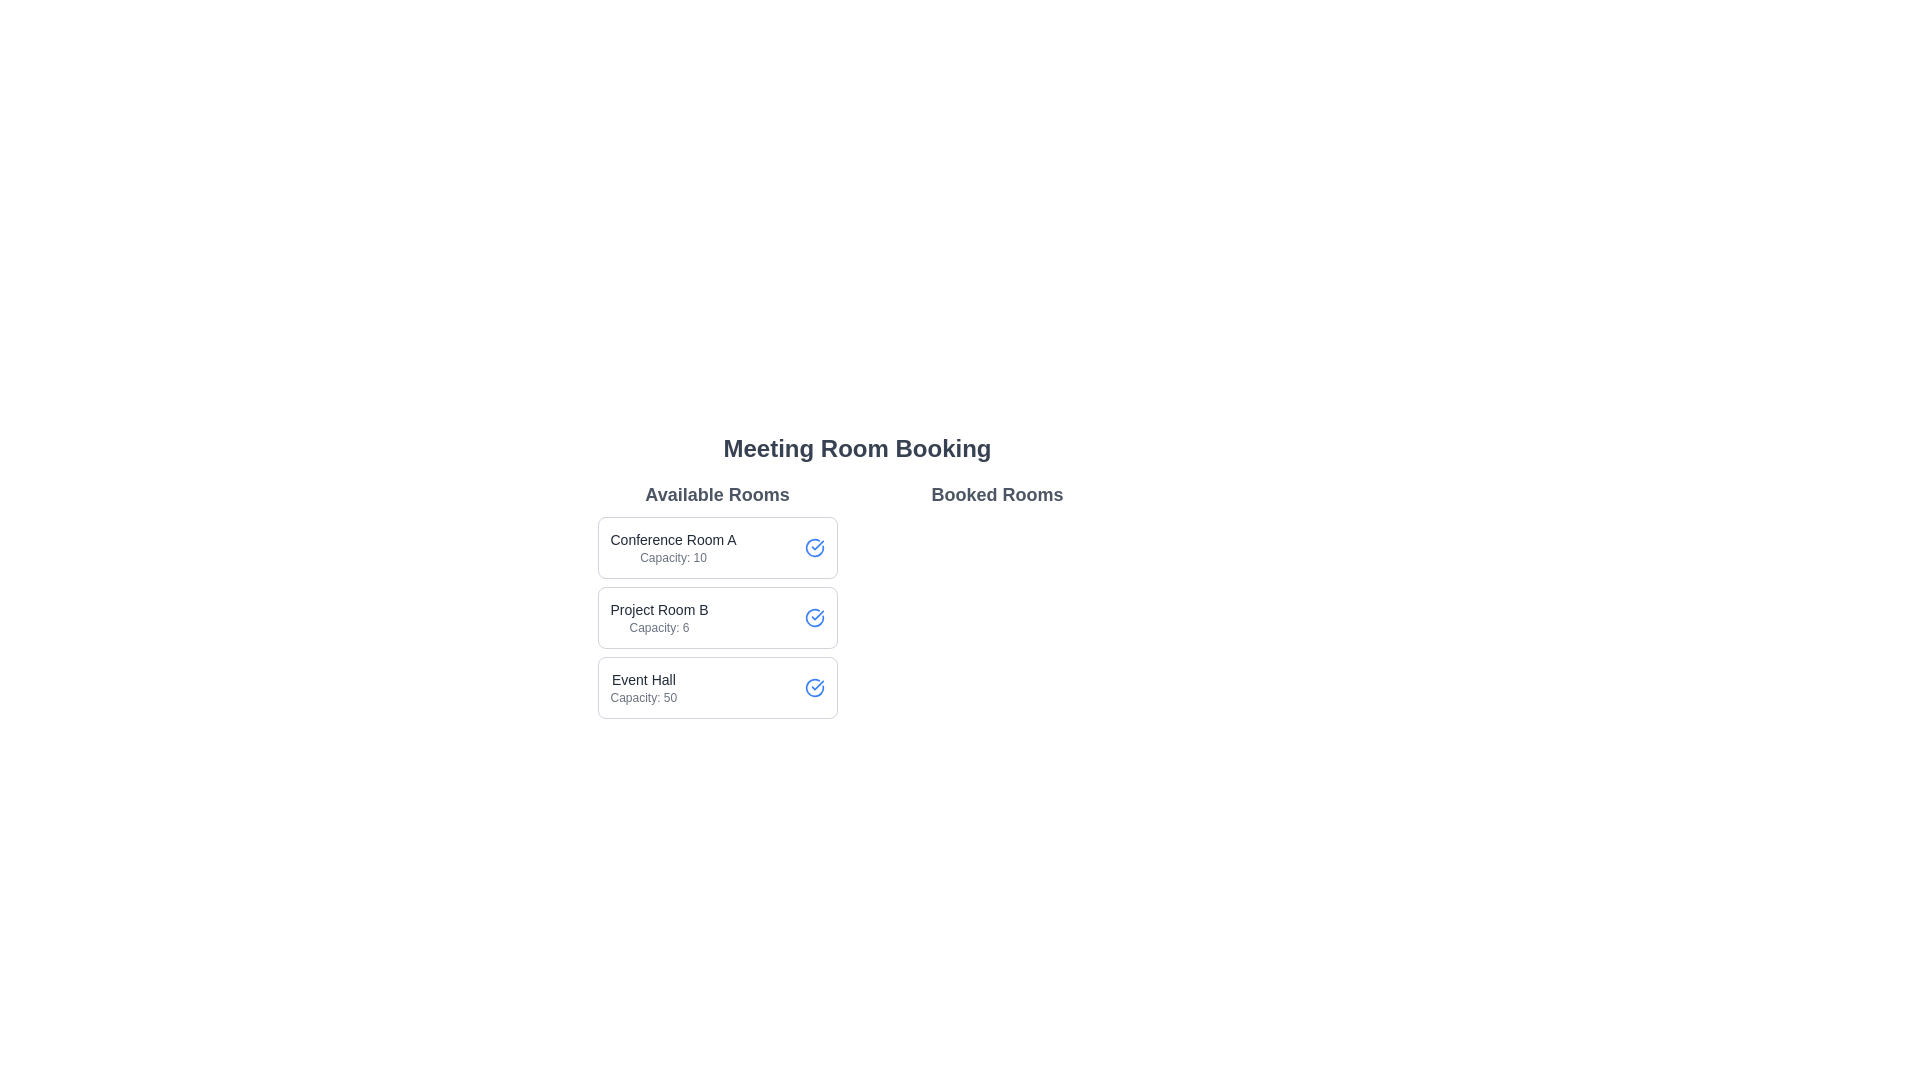  I want to click on the circular status indicator icon with a checkmark inside, located to the right of the 'Project Room B' list item under the 'Available Rooms' section, so click(814, 547).